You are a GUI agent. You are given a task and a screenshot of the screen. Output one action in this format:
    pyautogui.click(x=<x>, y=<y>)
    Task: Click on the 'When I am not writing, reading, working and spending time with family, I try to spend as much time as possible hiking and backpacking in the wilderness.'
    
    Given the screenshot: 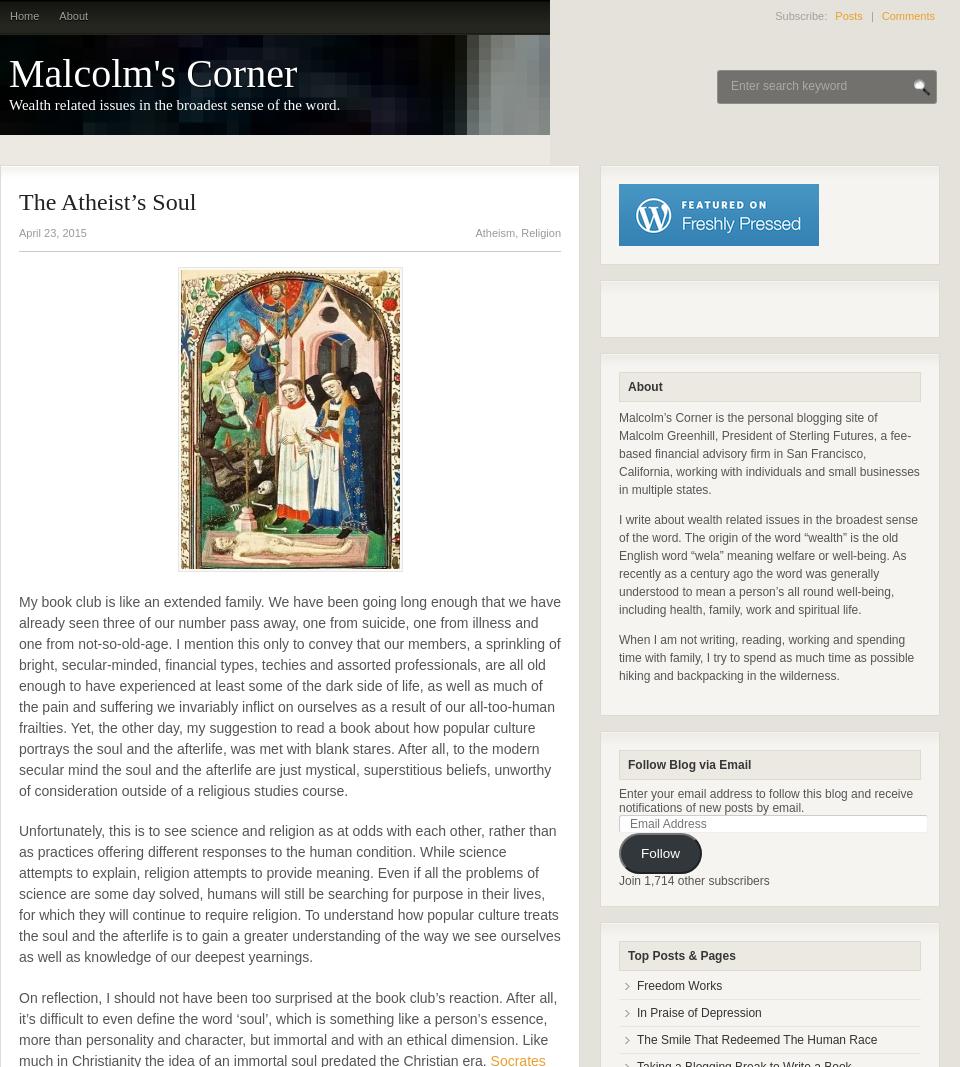 What is the action you would take?
    pyautogui.click(x=765, y=658)
    